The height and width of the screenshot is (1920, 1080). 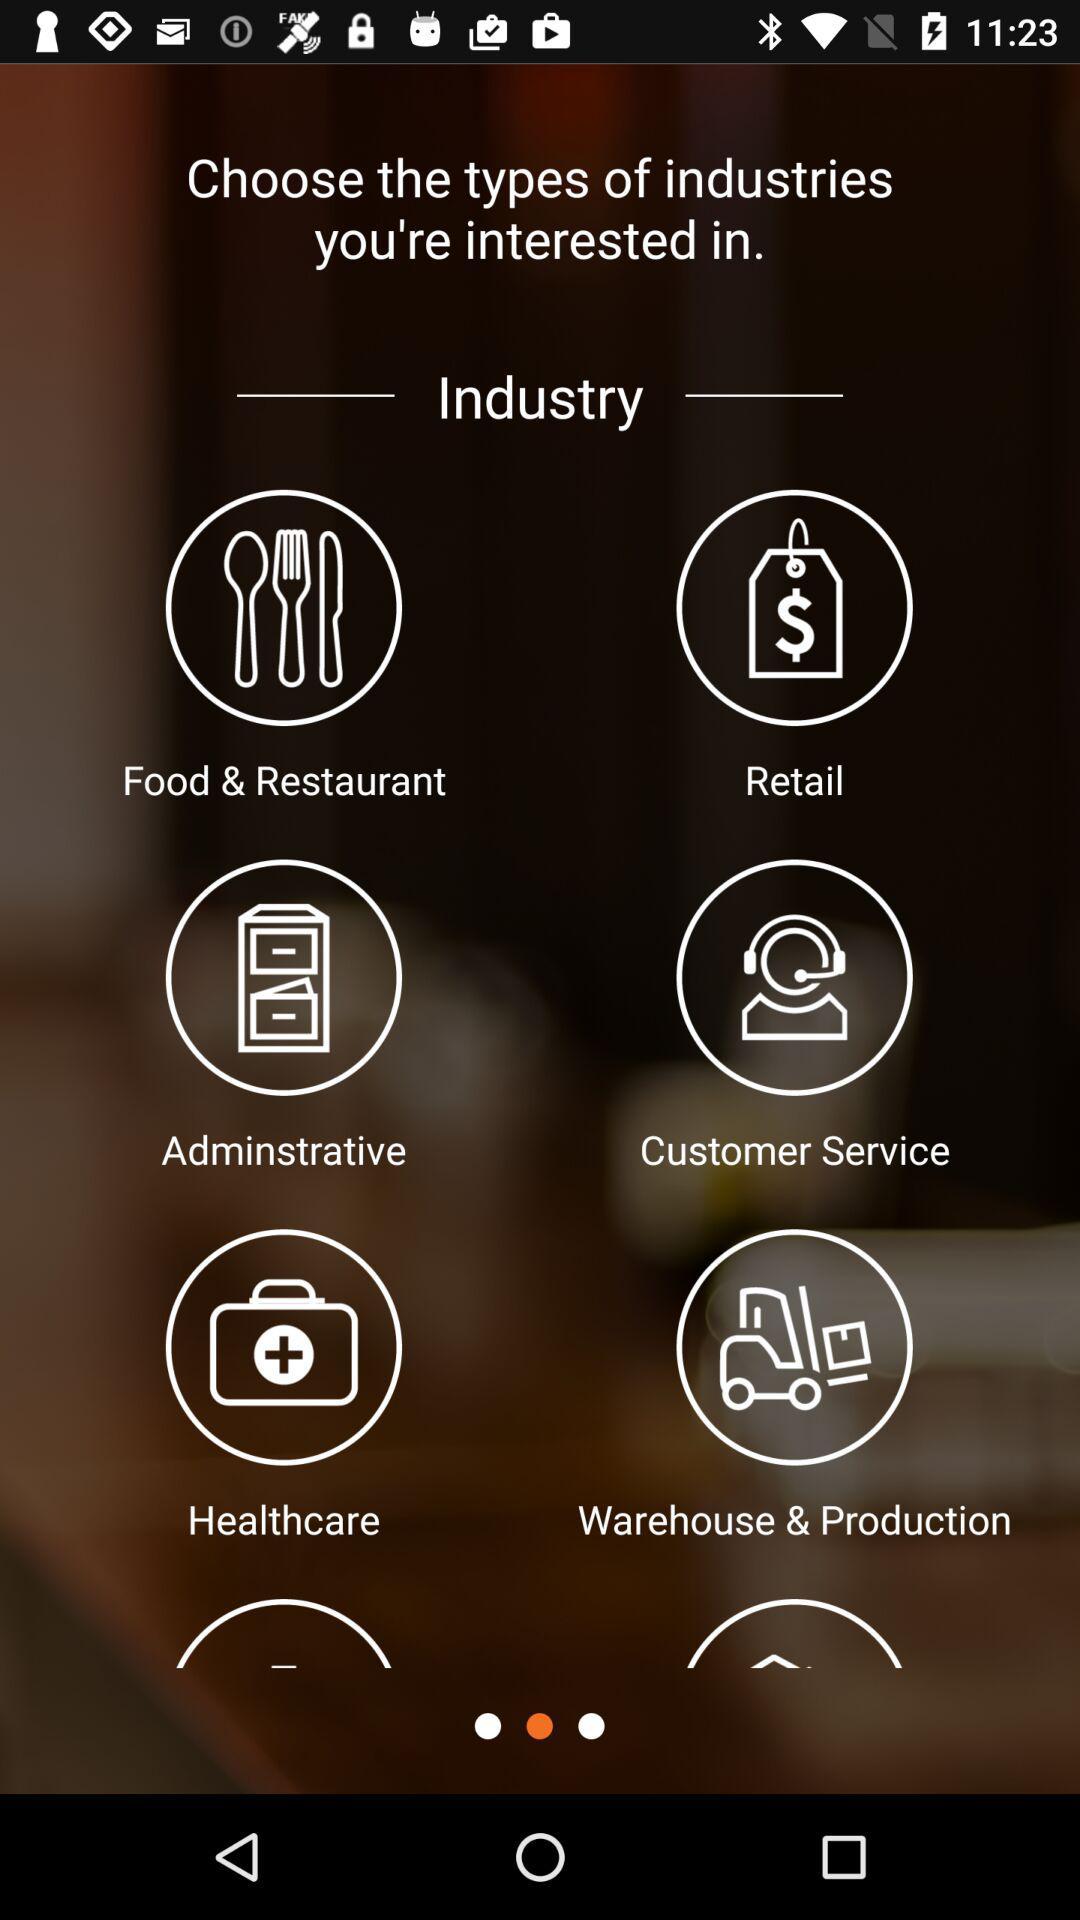 I want to click on go back, so click(x=487, y=1725).